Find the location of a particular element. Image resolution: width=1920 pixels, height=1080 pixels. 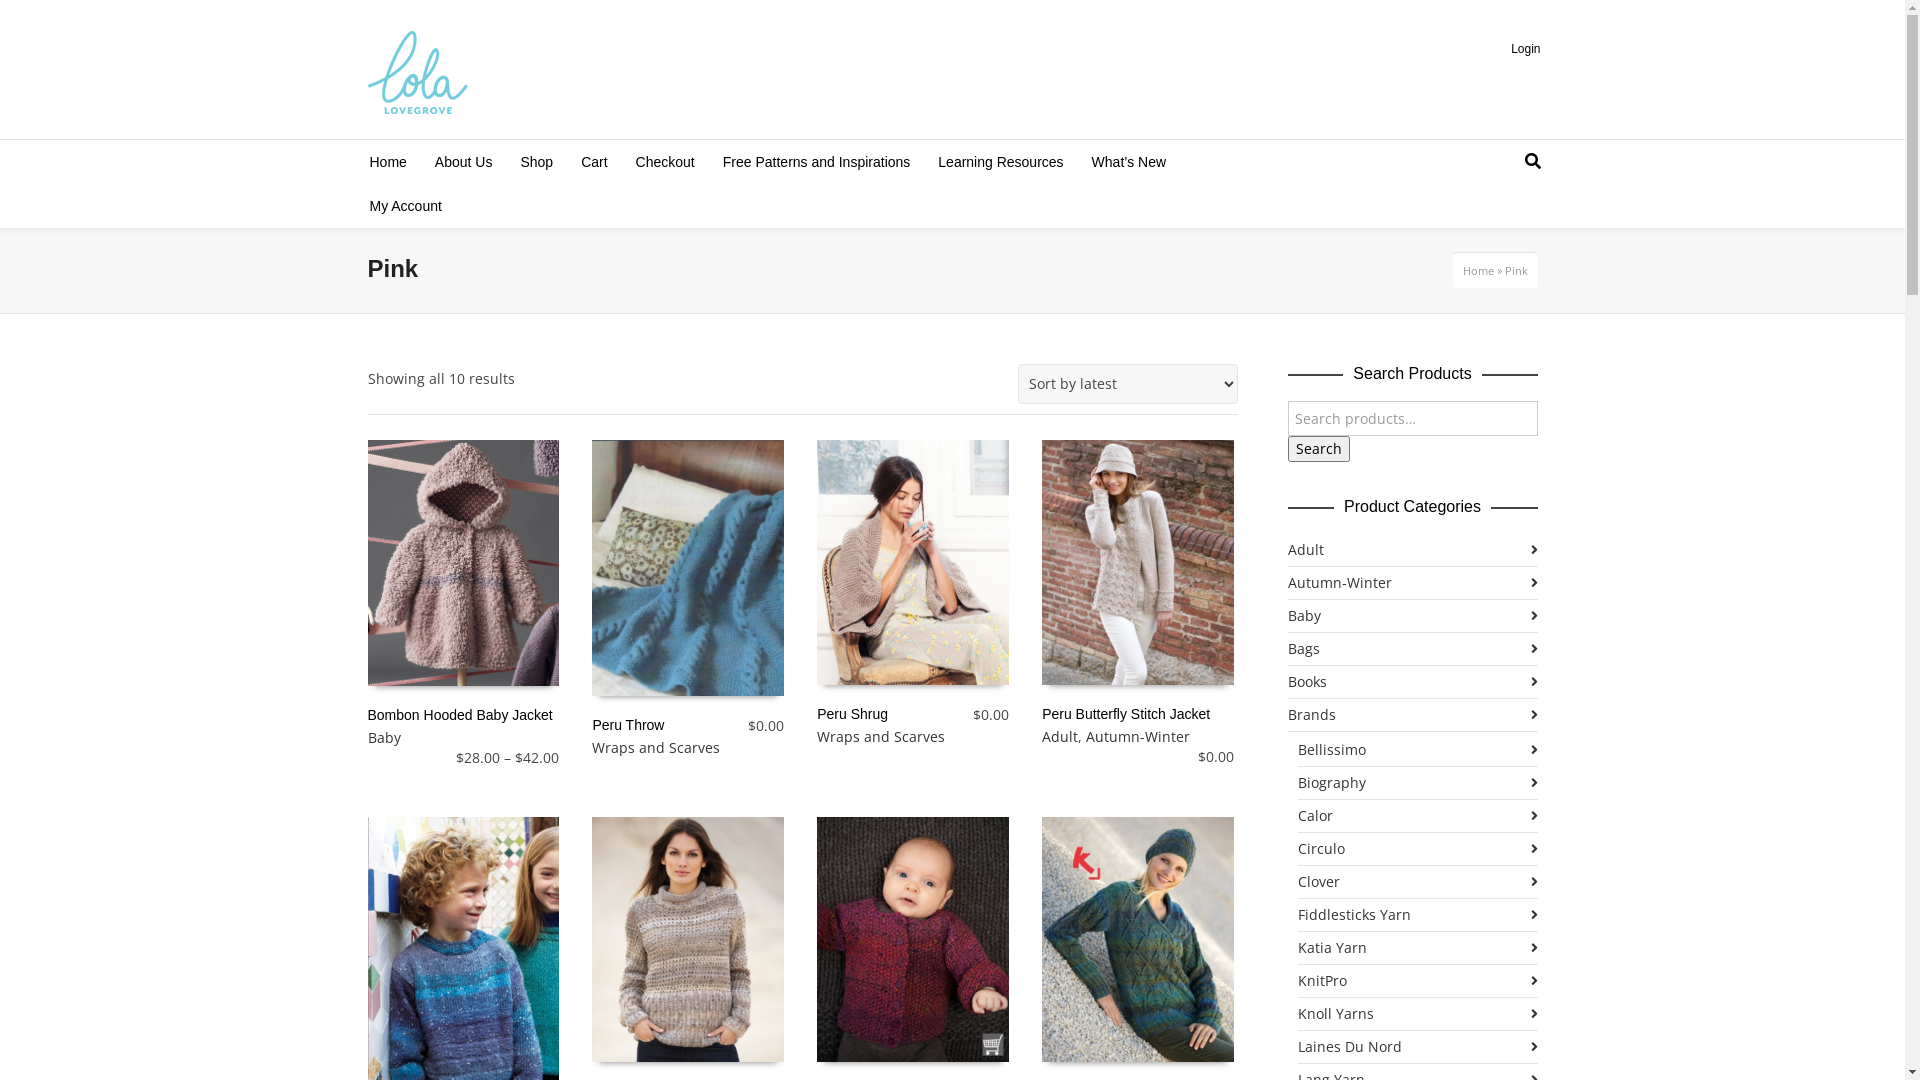

'Cart' is located at coordinates (593, 161).